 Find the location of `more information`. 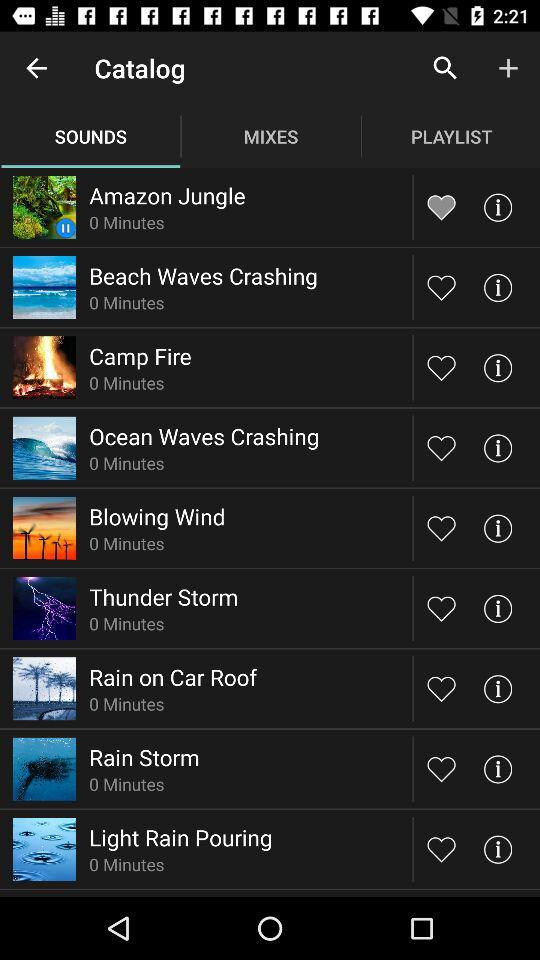

more information is located at coordinates (496, 286).